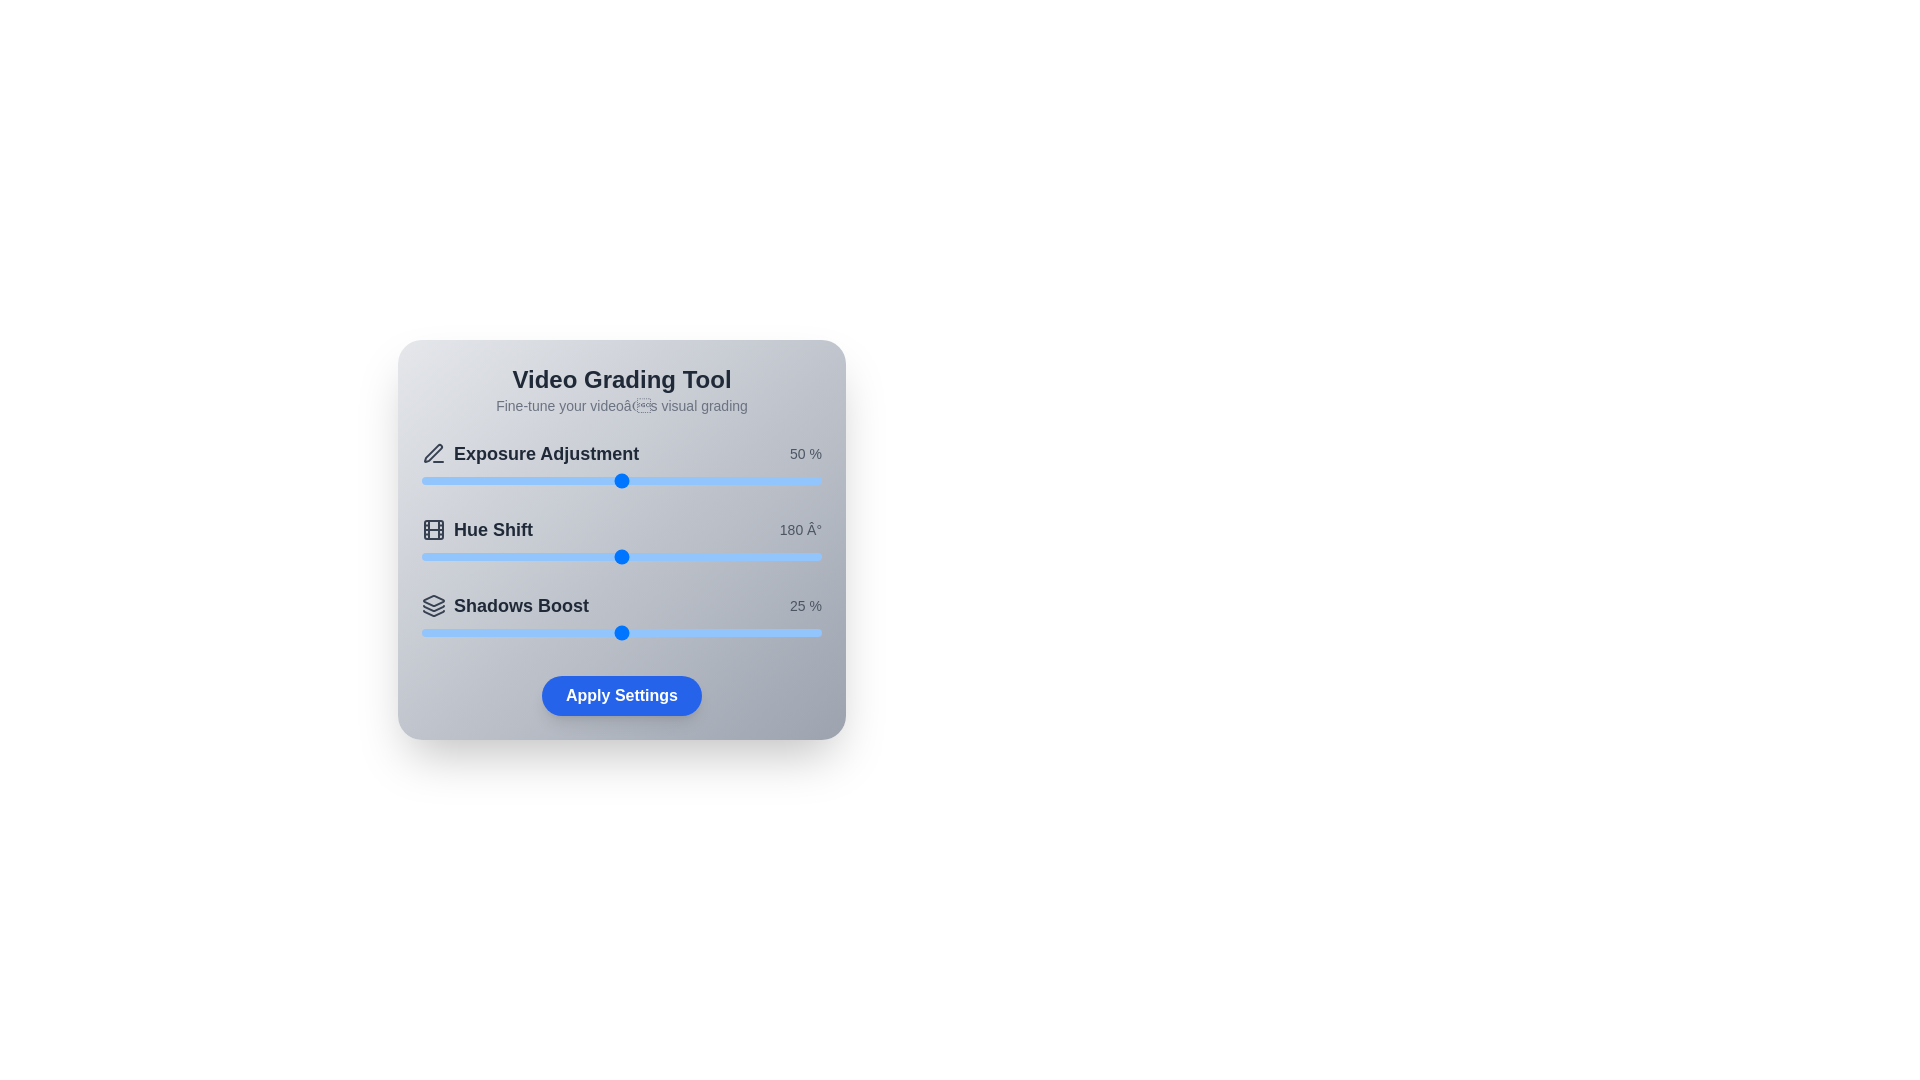  I want to click on the hue shift, so click(598, 556).